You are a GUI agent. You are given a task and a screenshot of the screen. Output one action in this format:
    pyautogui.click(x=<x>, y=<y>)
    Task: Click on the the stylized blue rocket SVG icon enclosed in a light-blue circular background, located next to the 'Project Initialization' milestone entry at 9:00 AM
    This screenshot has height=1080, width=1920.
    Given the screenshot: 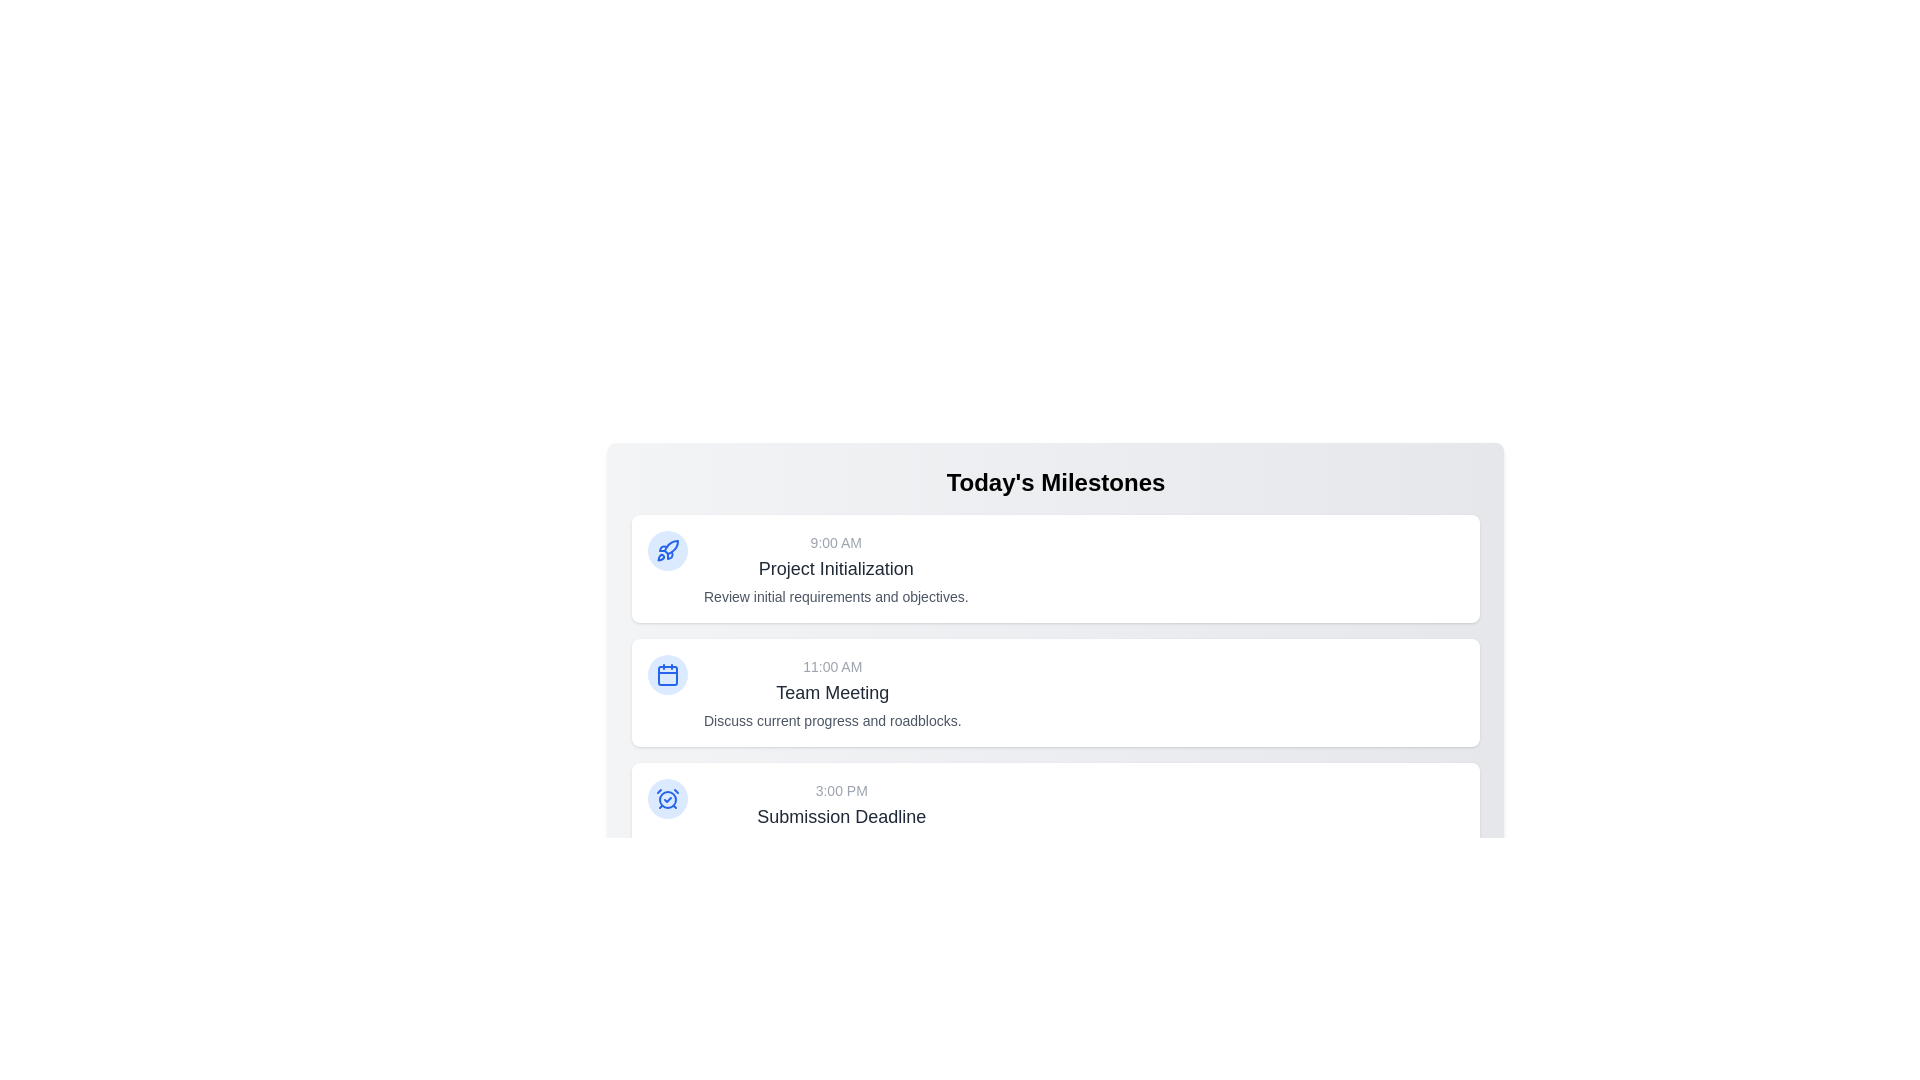 What is the action you would take?
    pyautogui.click(x=667, y=551)
    